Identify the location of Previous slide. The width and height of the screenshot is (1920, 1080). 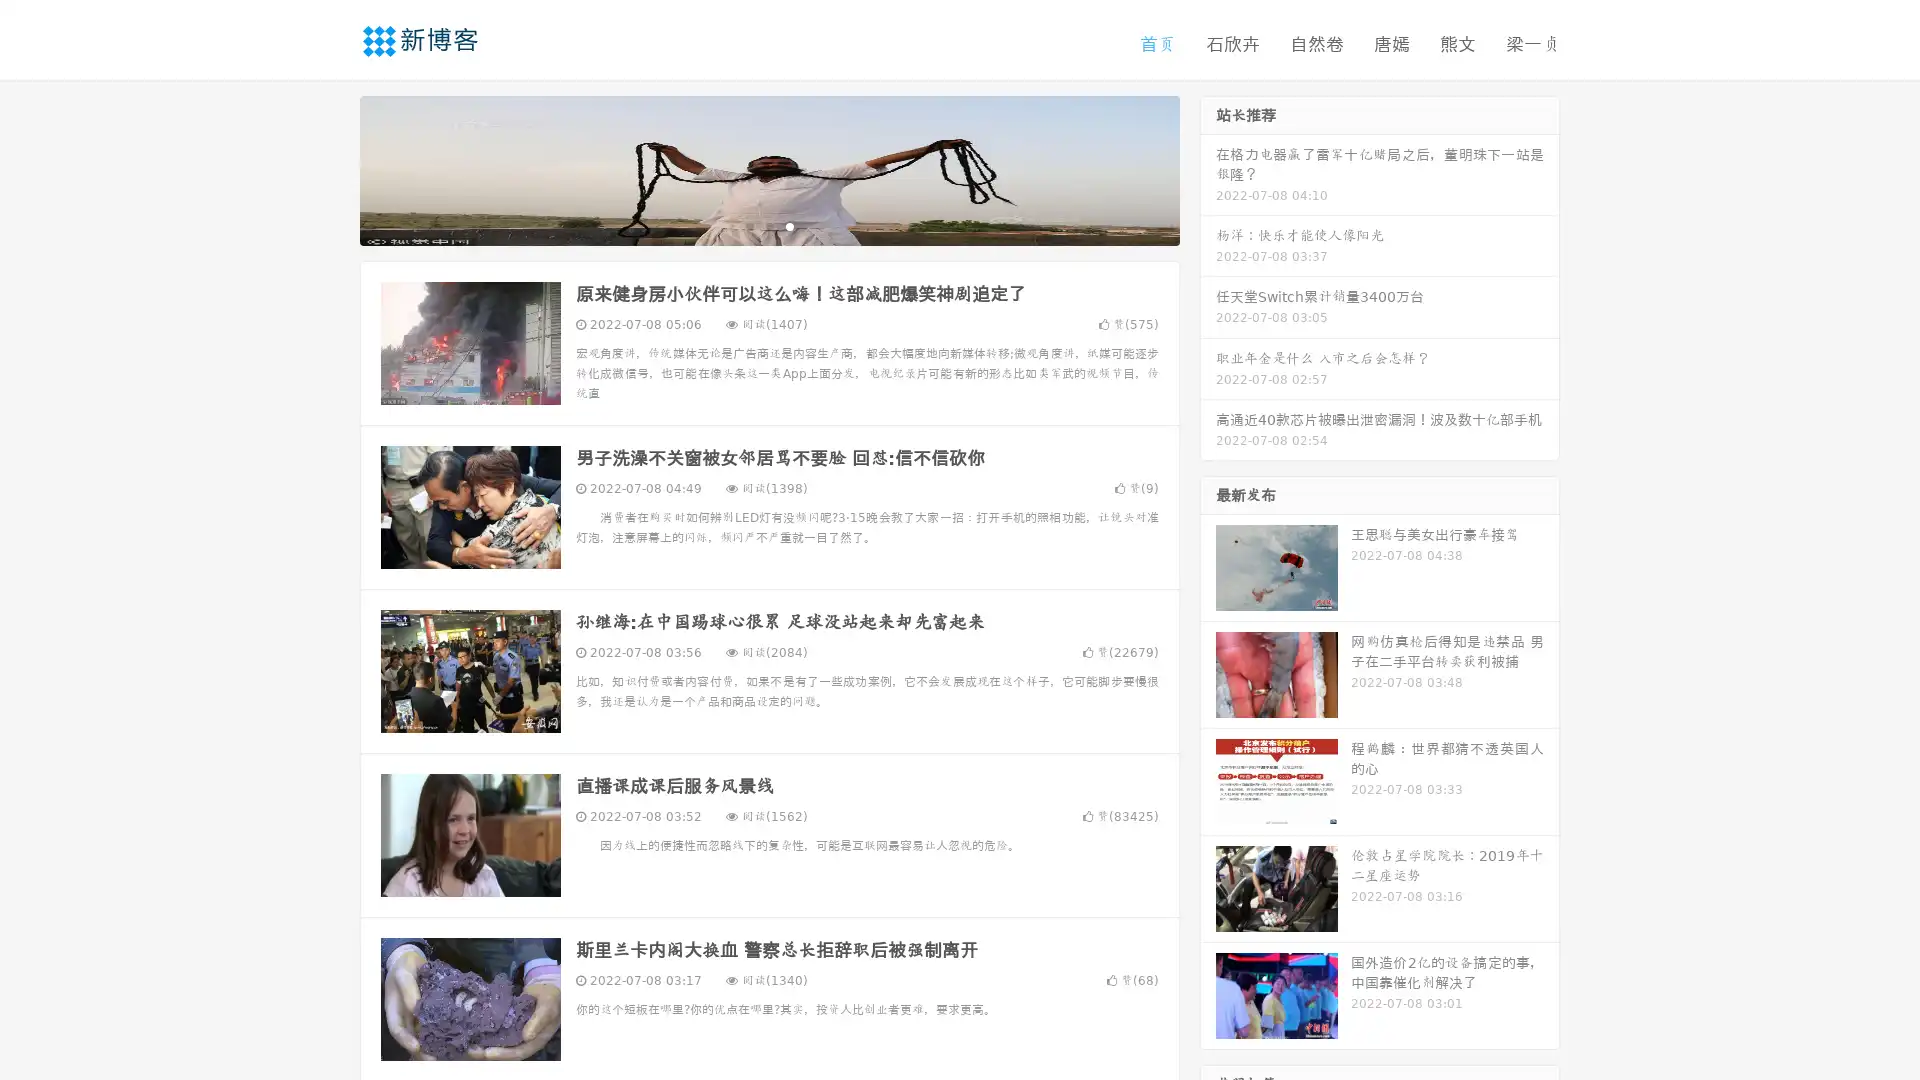
(330, 168).